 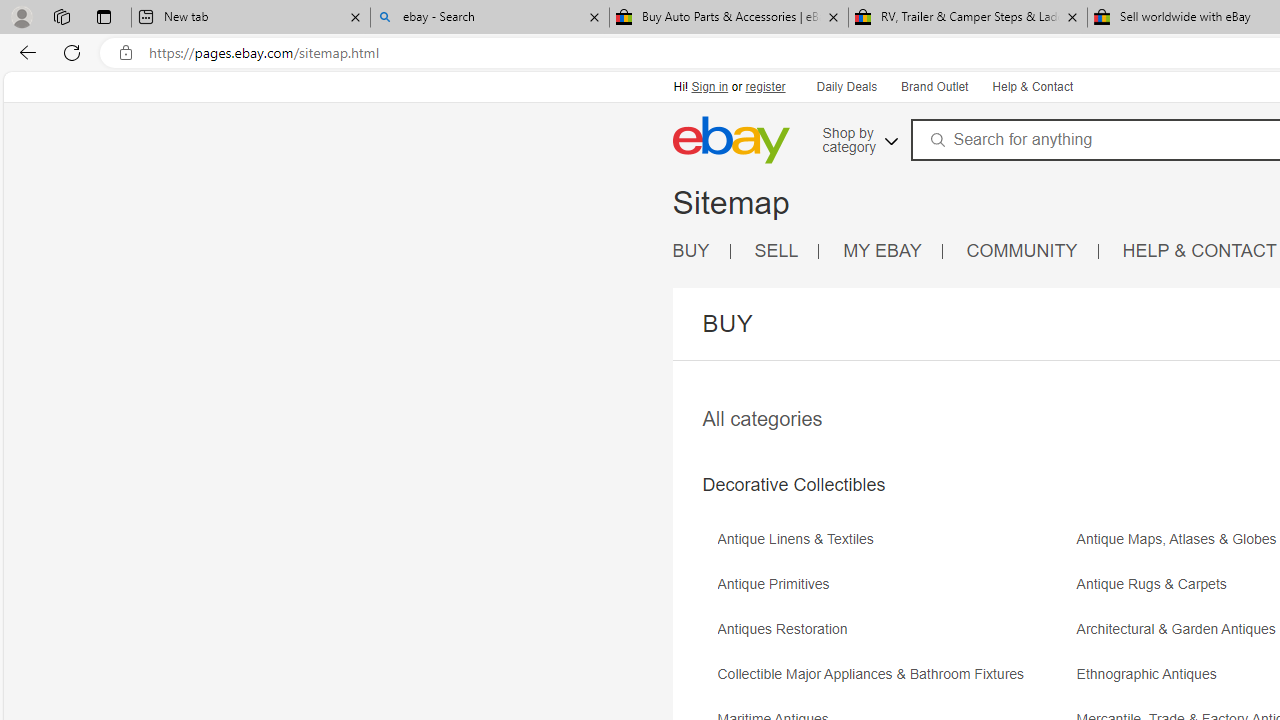 I want to click on 'Collectible Major Appliances & Bathroom Fixtures', so click(x=893, y=680).